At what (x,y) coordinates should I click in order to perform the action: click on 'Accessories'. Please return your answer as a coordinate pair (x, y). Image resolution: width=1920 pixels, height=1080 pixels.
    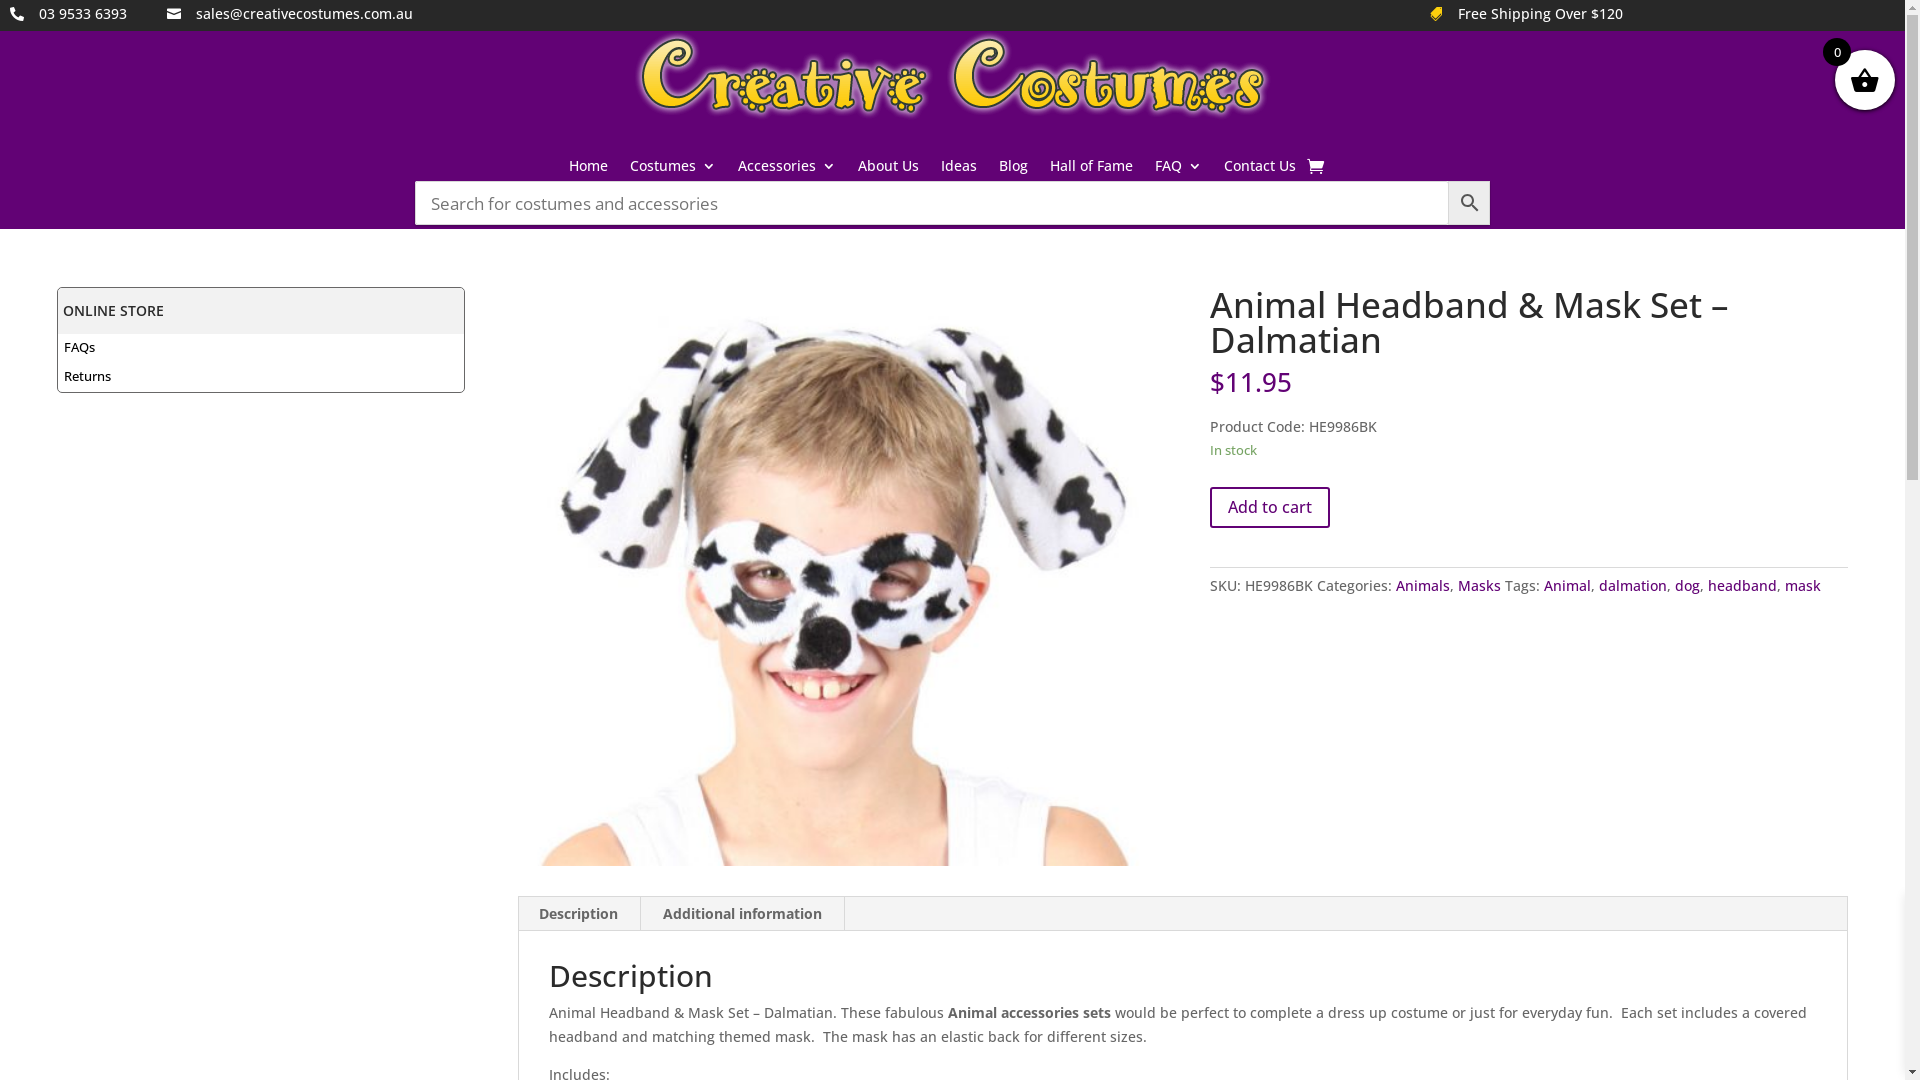
    Looking at the image, I should click on (786, 168).